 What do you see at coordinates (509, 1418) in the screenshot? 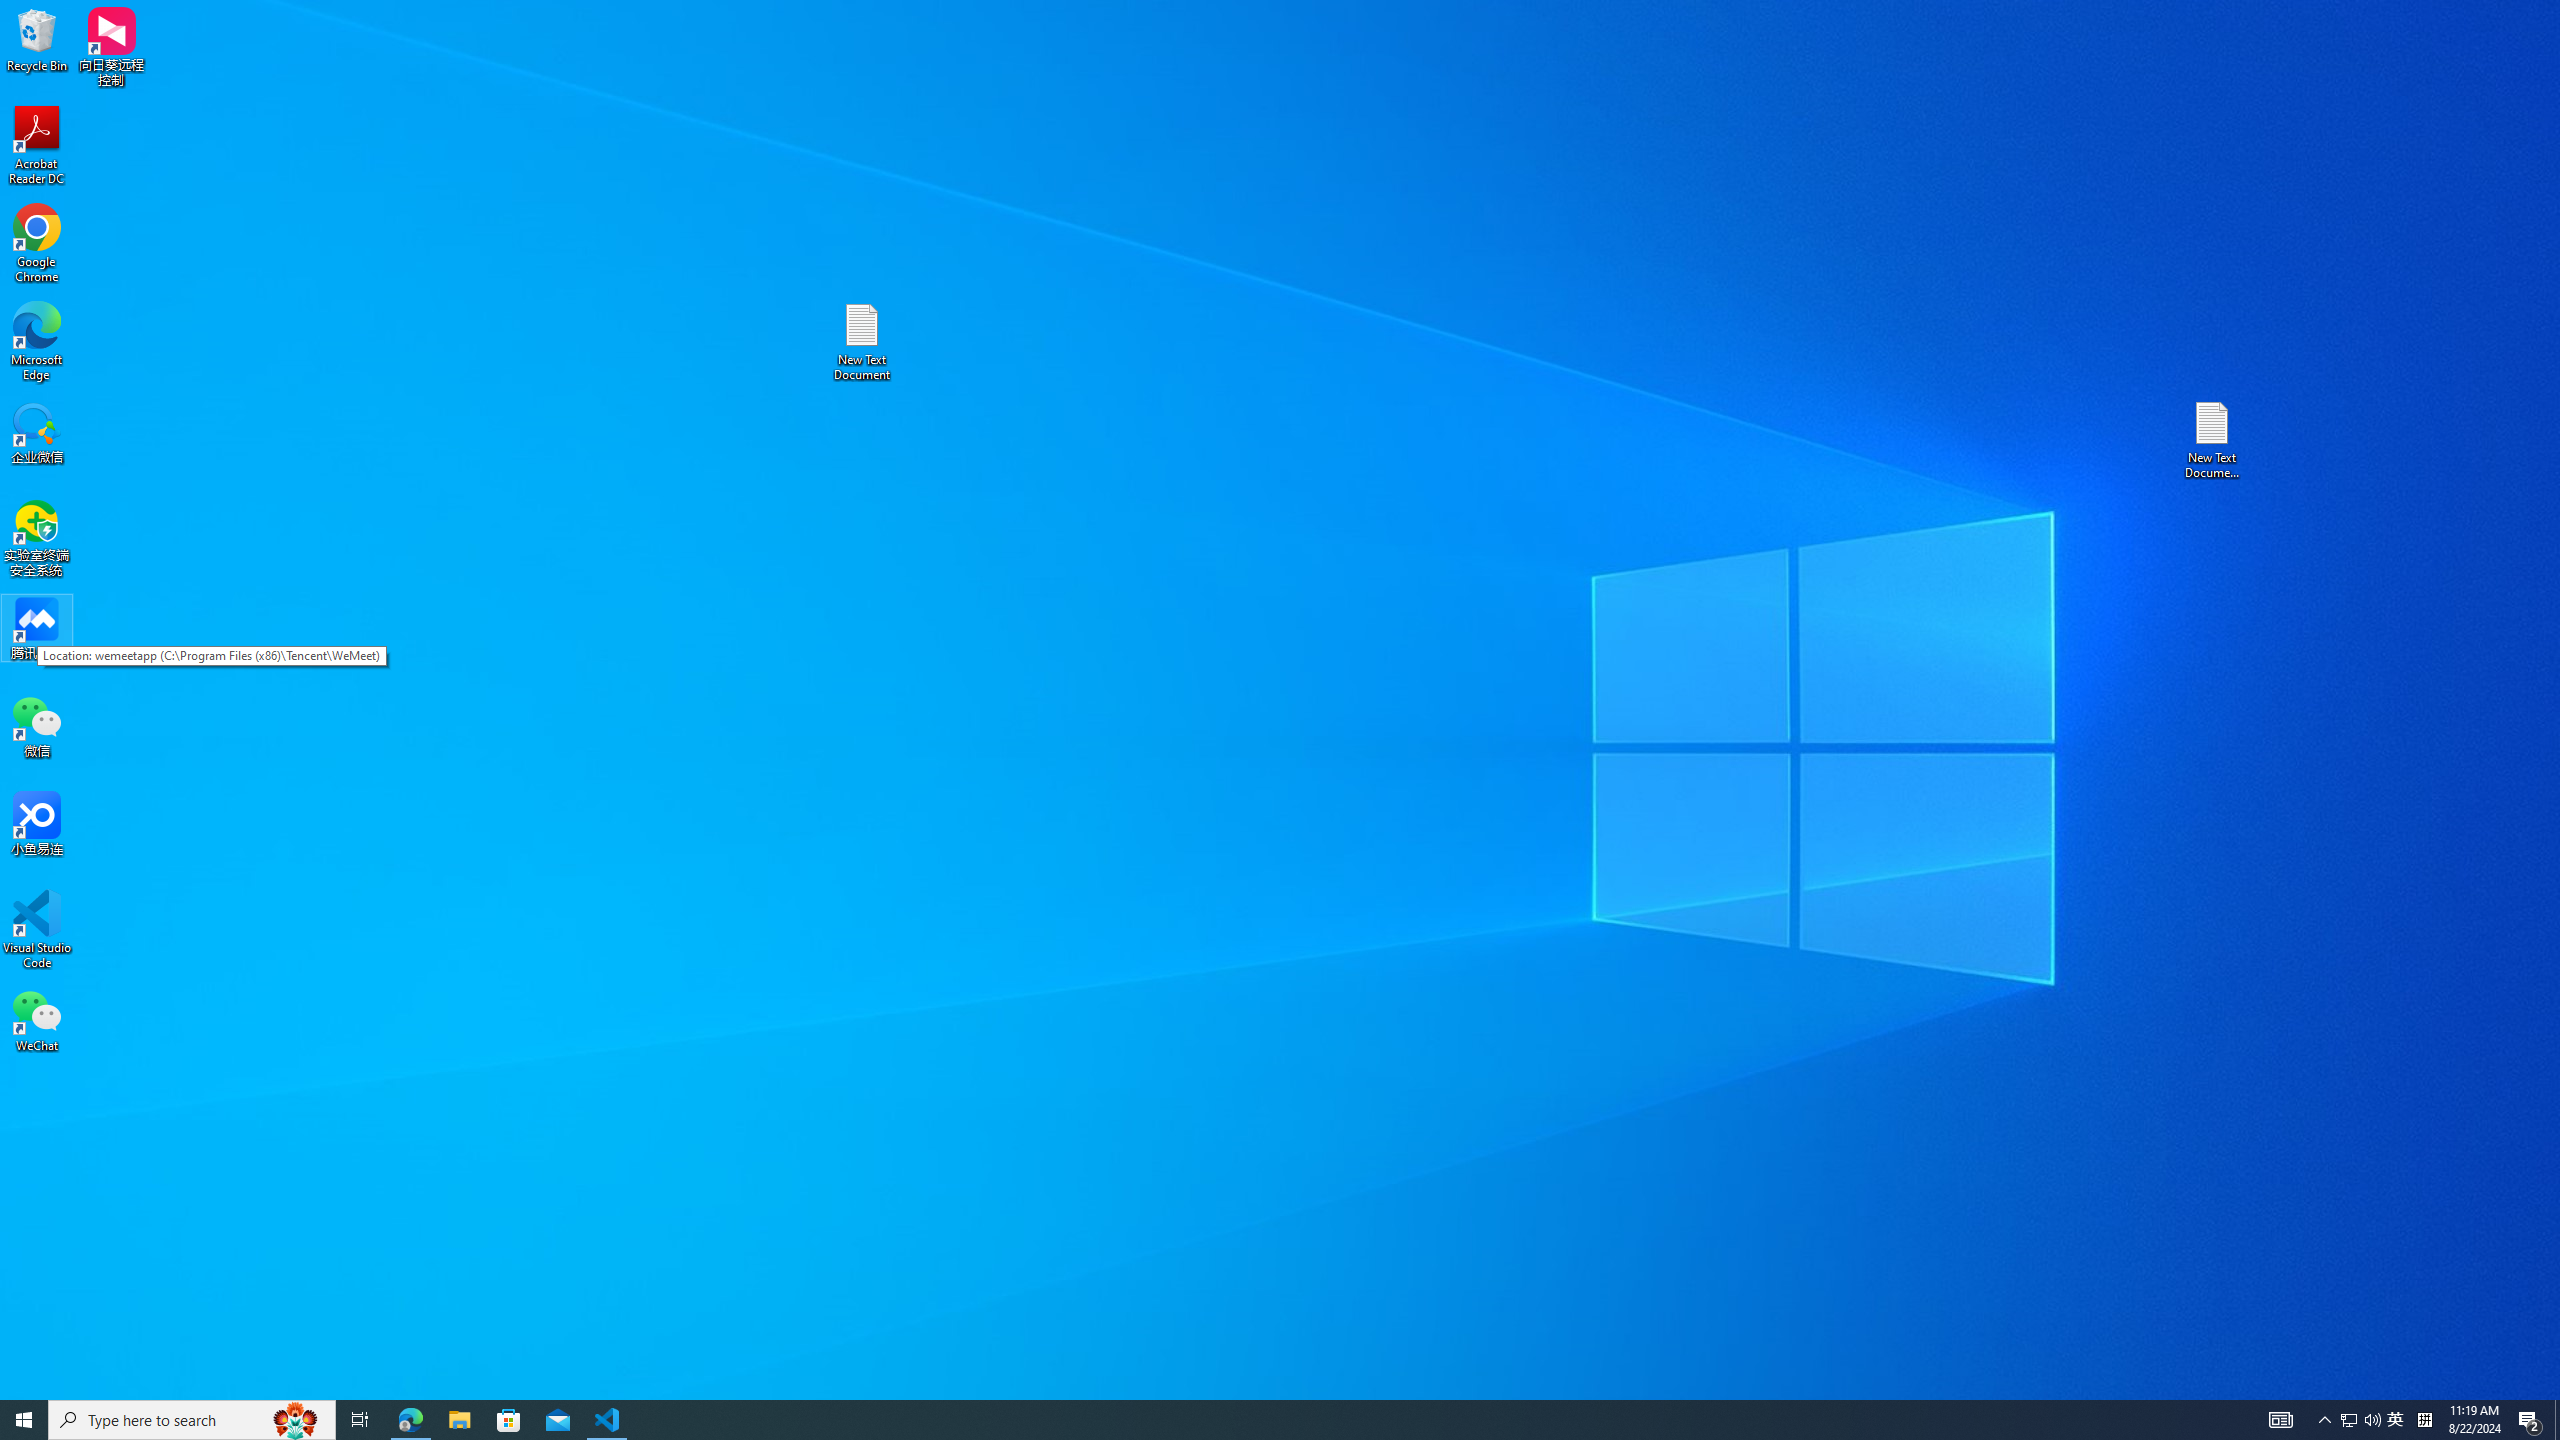
I see `'Microsoft Store'` at bounding box center [509, 1418].